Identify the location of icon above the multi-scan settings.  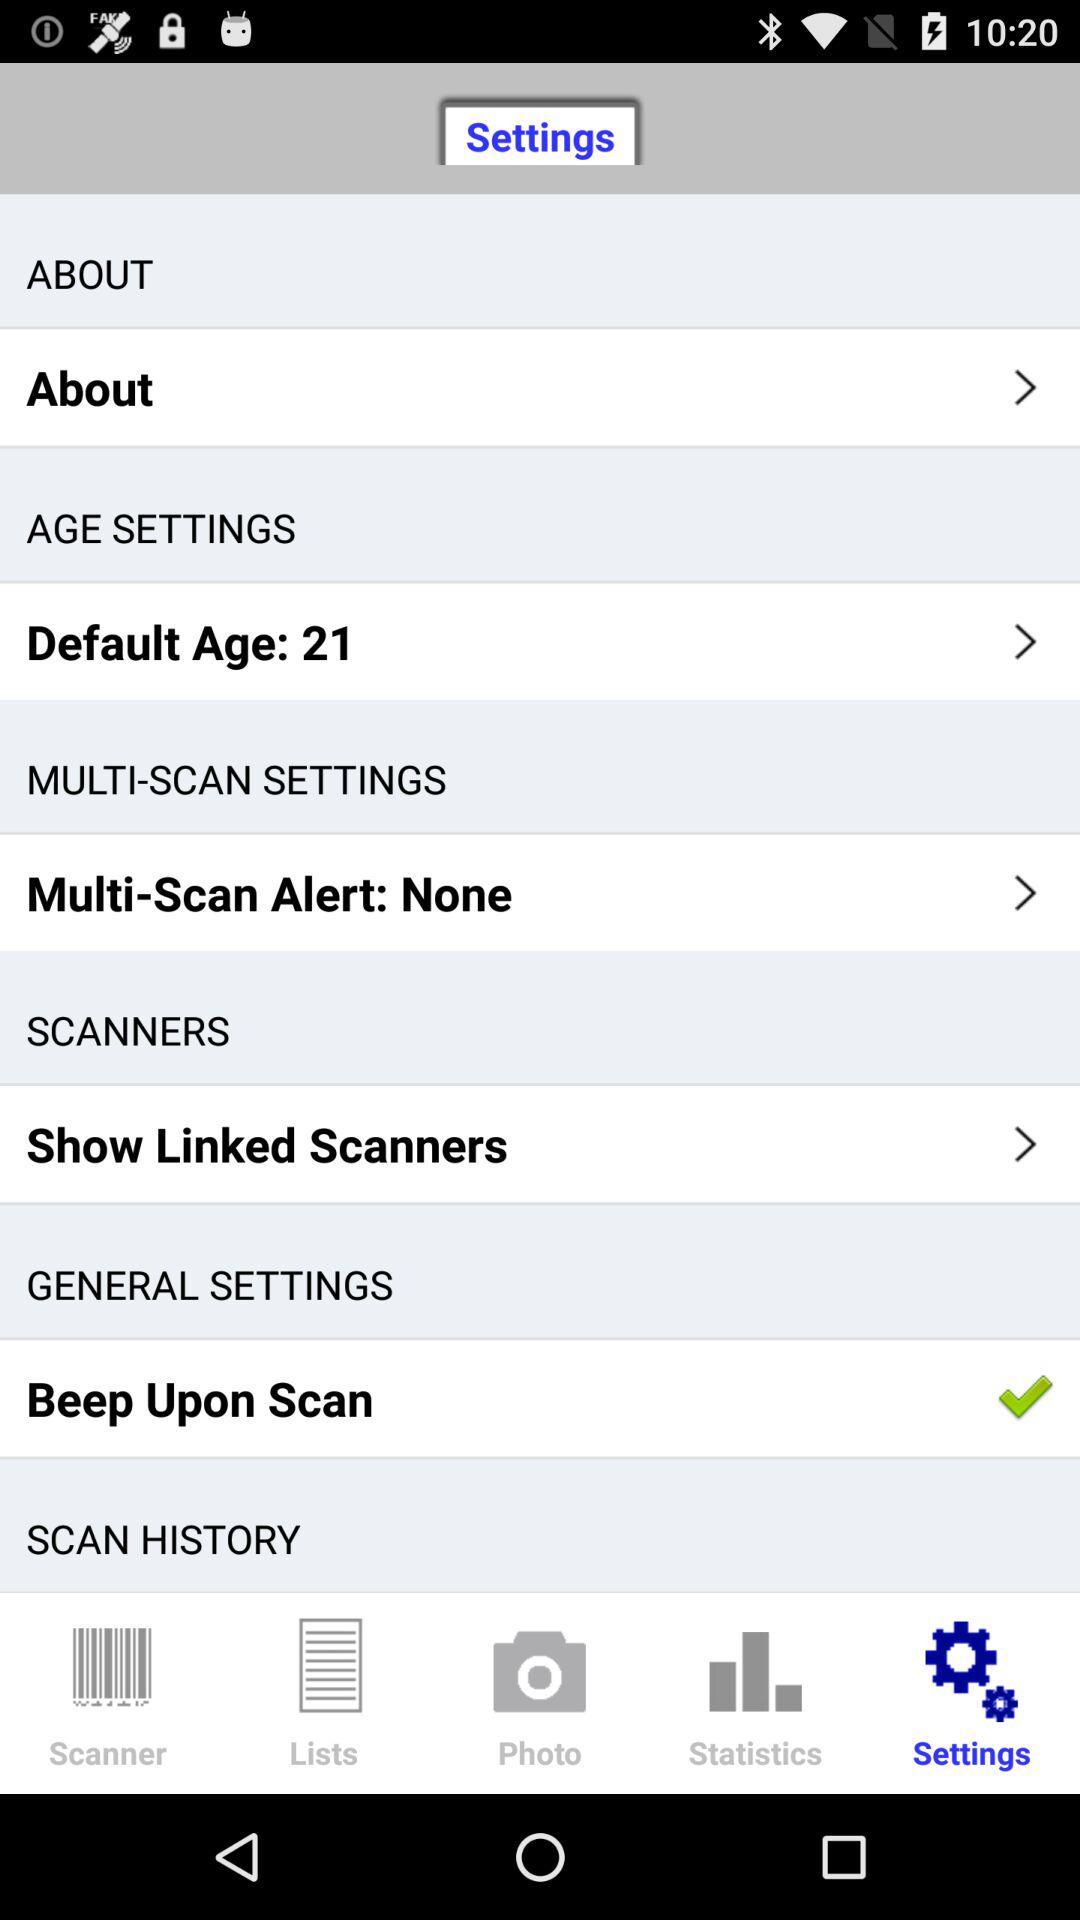
(540, 641).